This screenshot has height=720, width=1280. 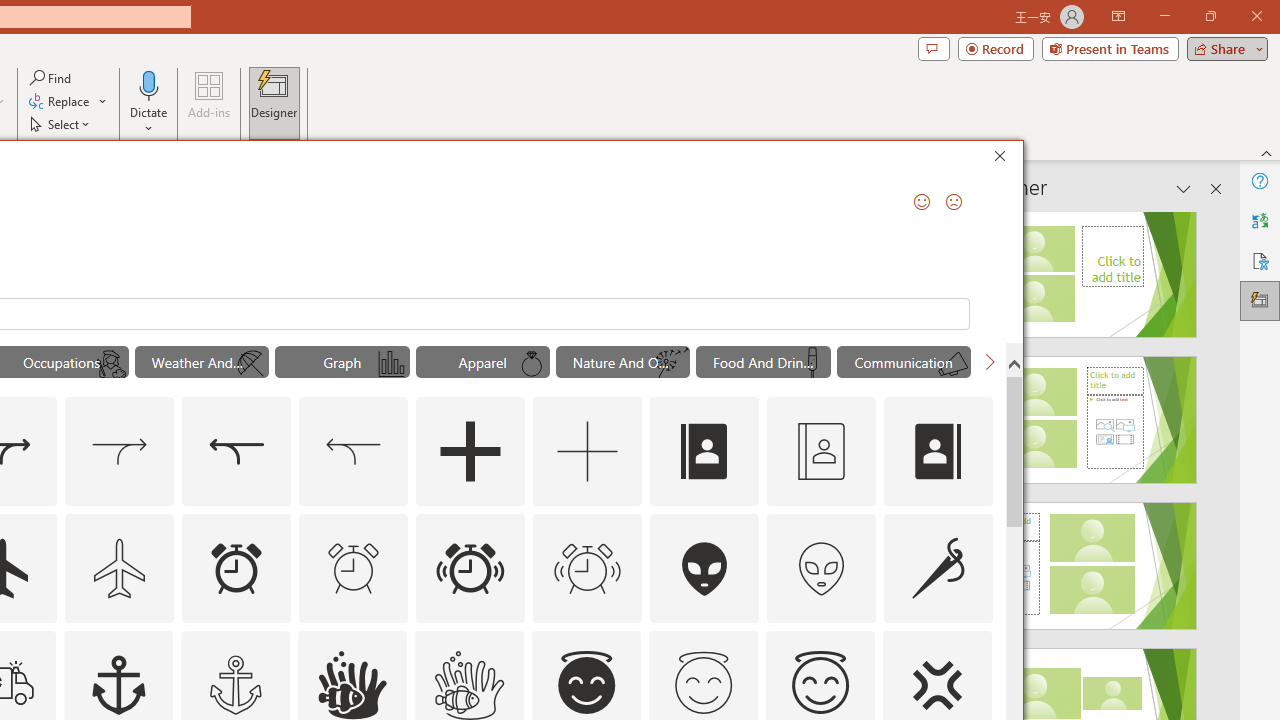 I want to click on 'AutomationID: Icons_Champagne_M', so click(x=812, y=364).